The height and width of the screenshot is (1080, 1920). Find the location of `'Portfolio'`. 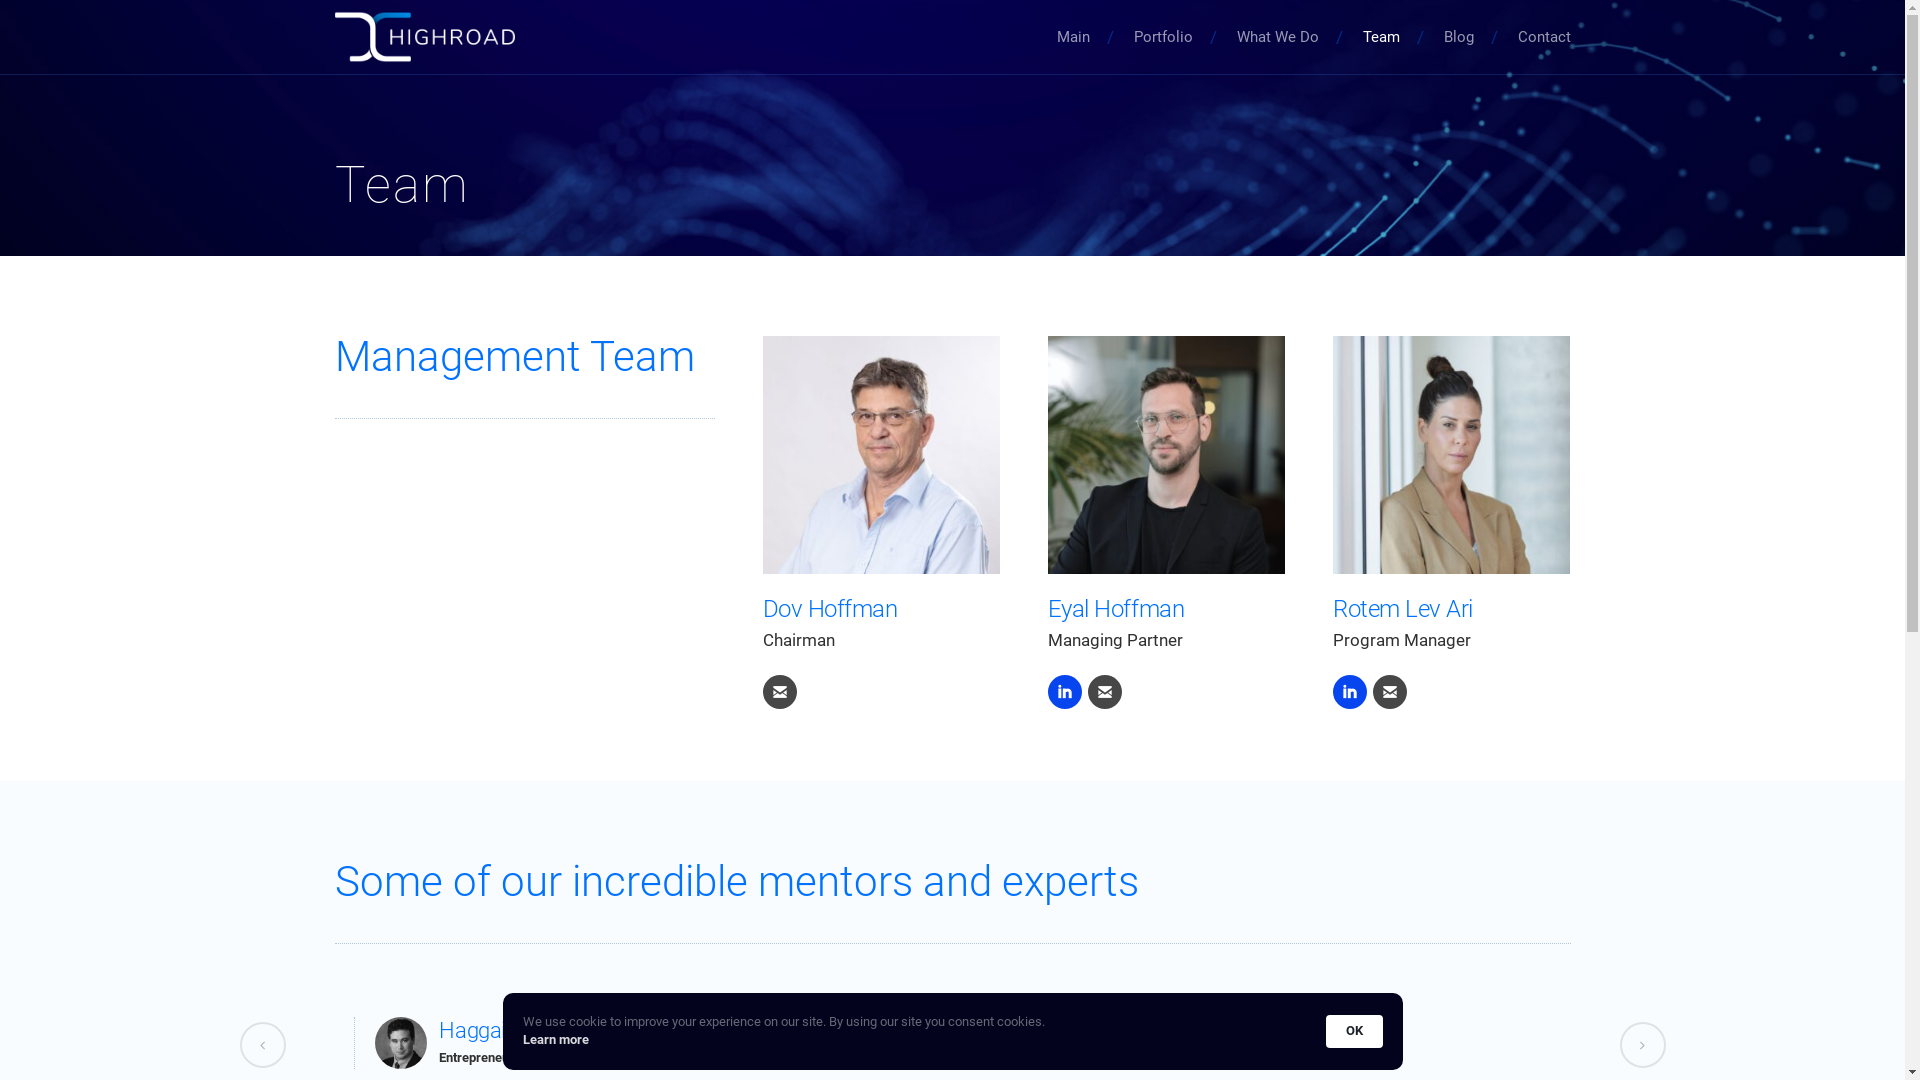

'Portfolio' is located at coordinates (1163, 37).